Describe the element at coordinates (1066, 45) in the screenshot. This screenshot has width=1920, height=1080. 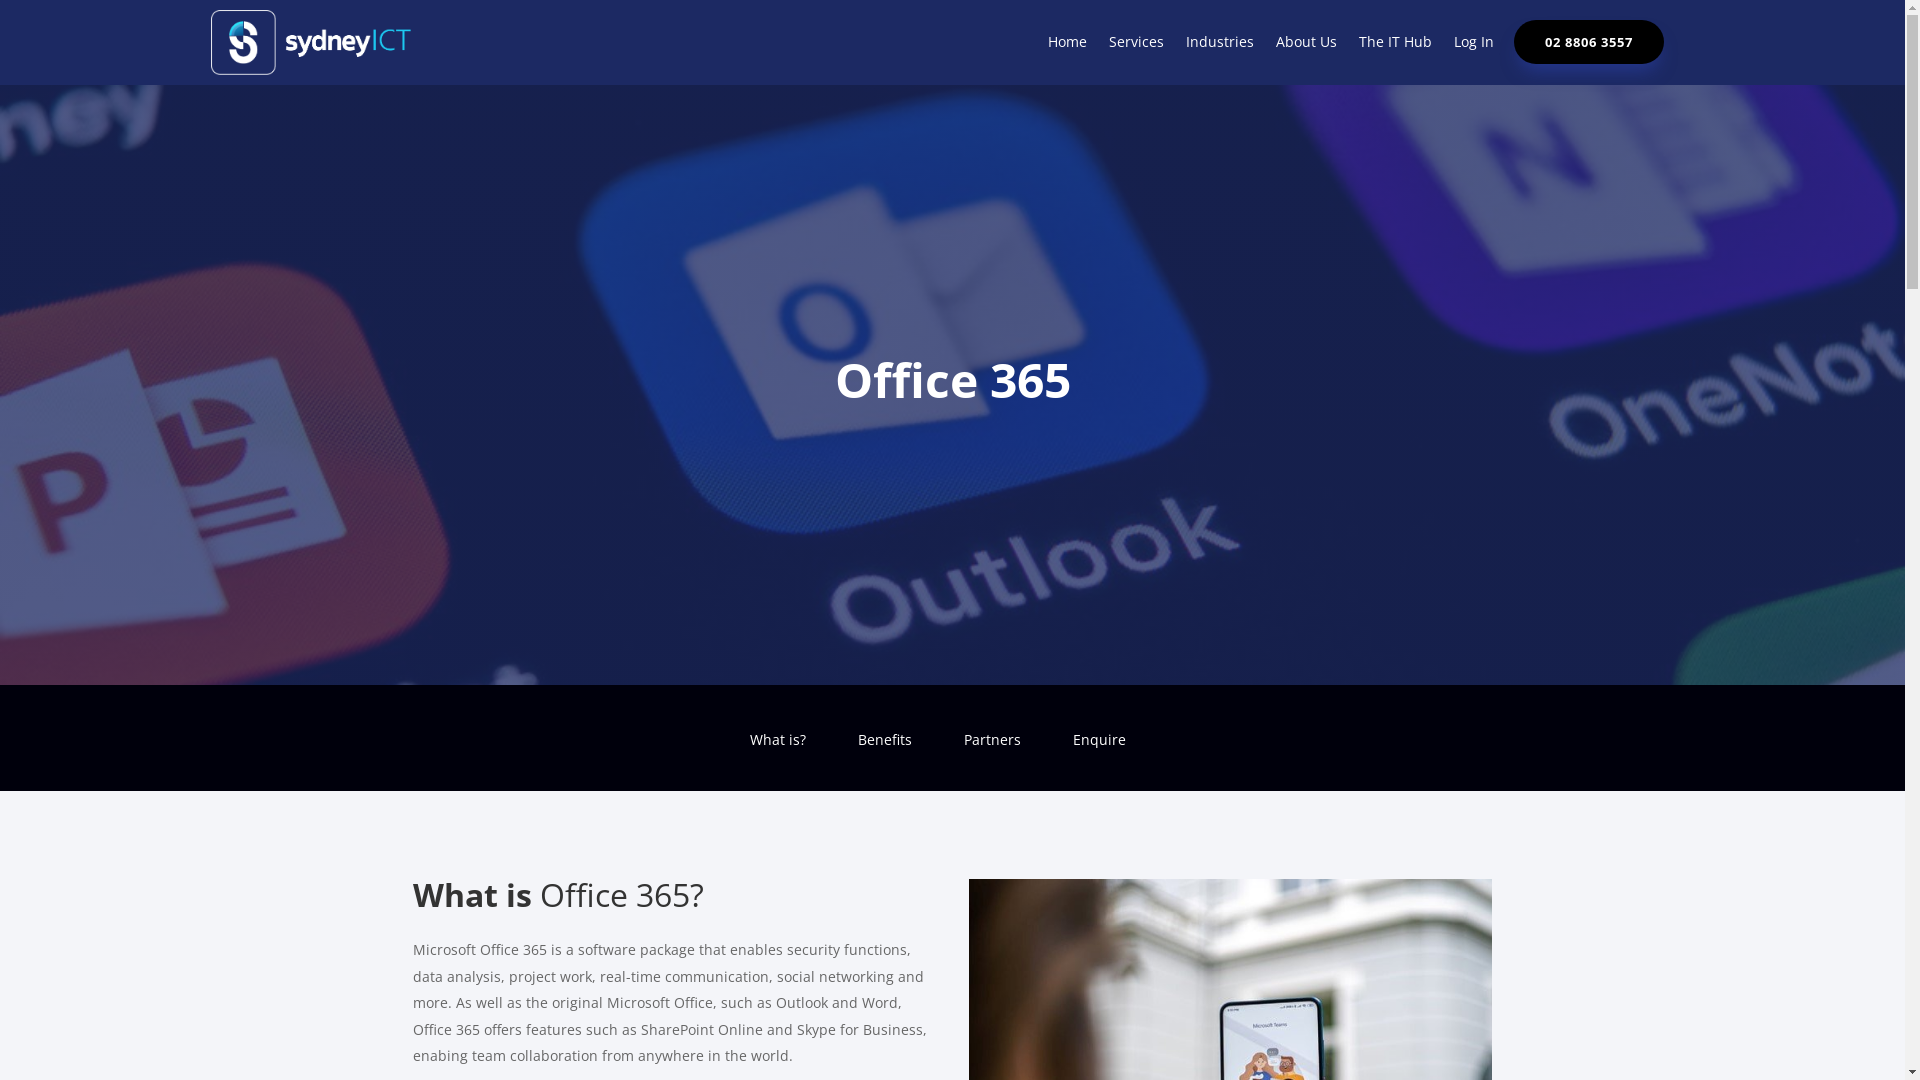
I see `'Home'` at that location.